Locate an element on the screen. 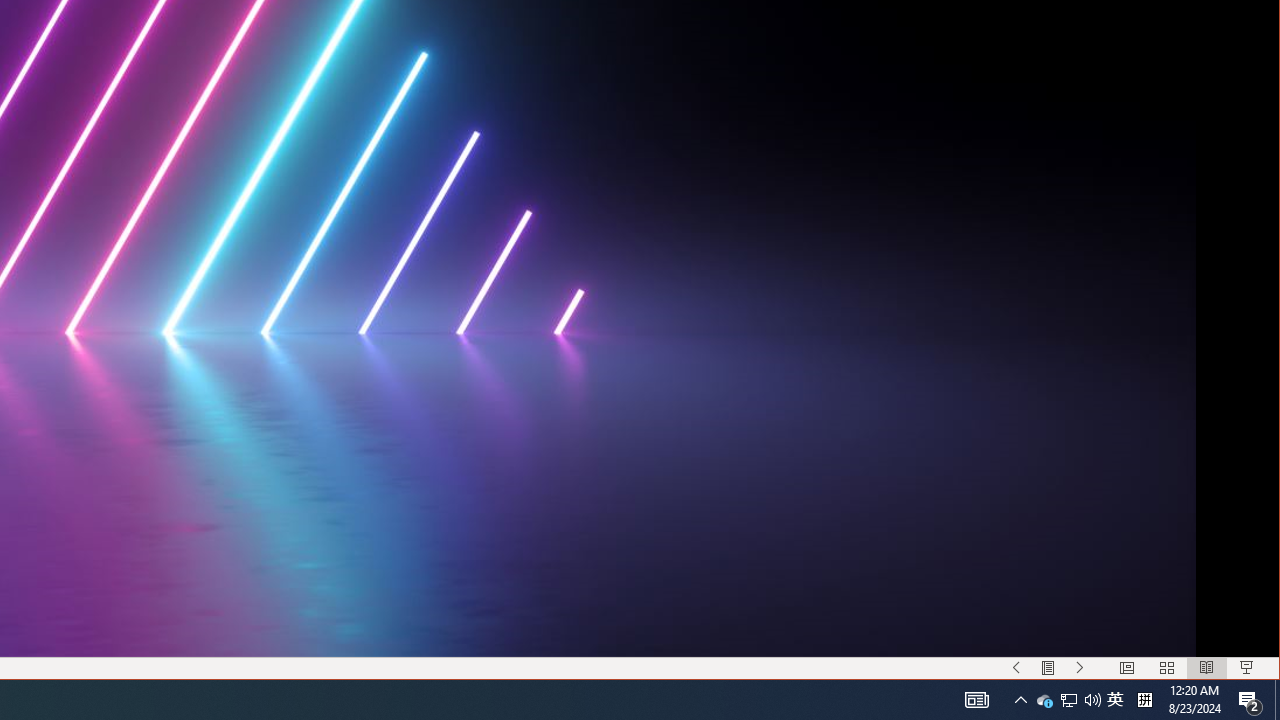  'Slide Show Next On' is located at coordinates (1079, 668).